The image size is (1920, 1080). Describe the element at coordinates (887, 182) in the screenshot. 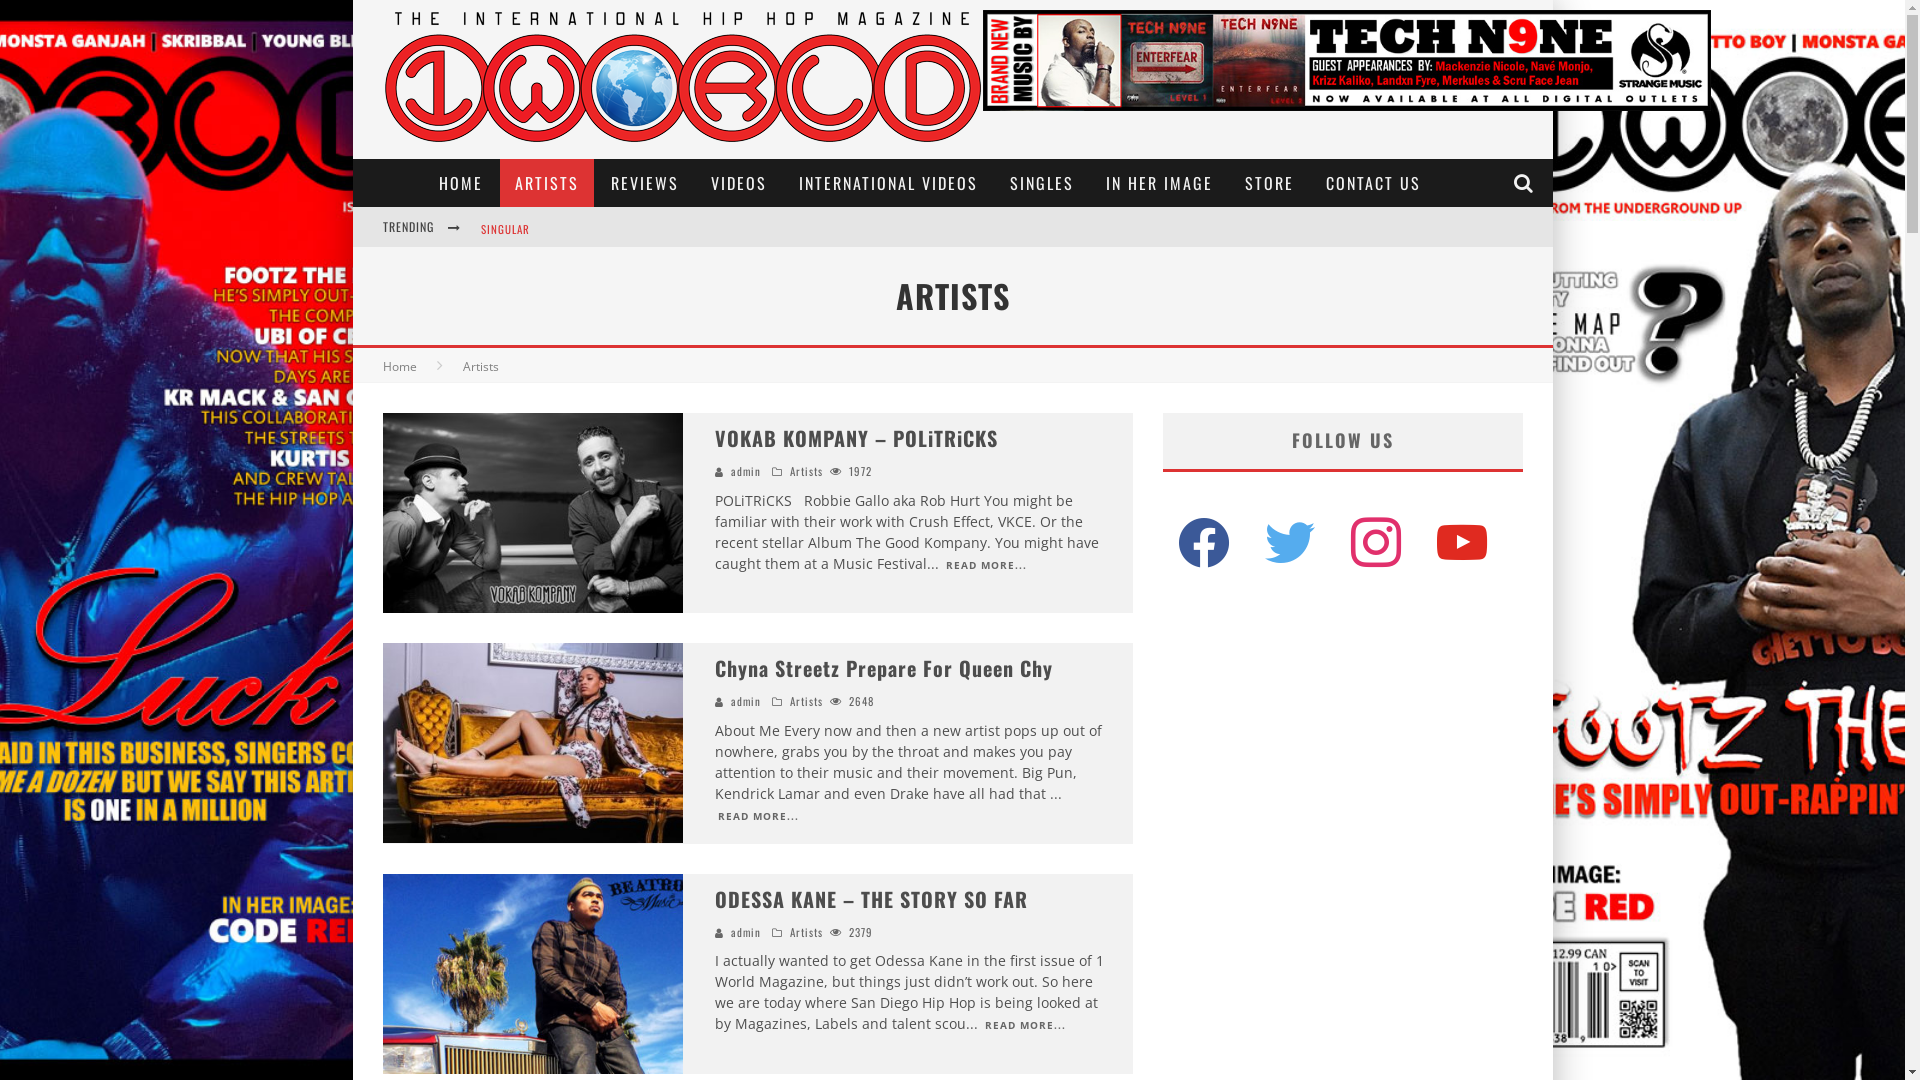

I see `'INTERNATIONAL VIDEOS'` at that location.